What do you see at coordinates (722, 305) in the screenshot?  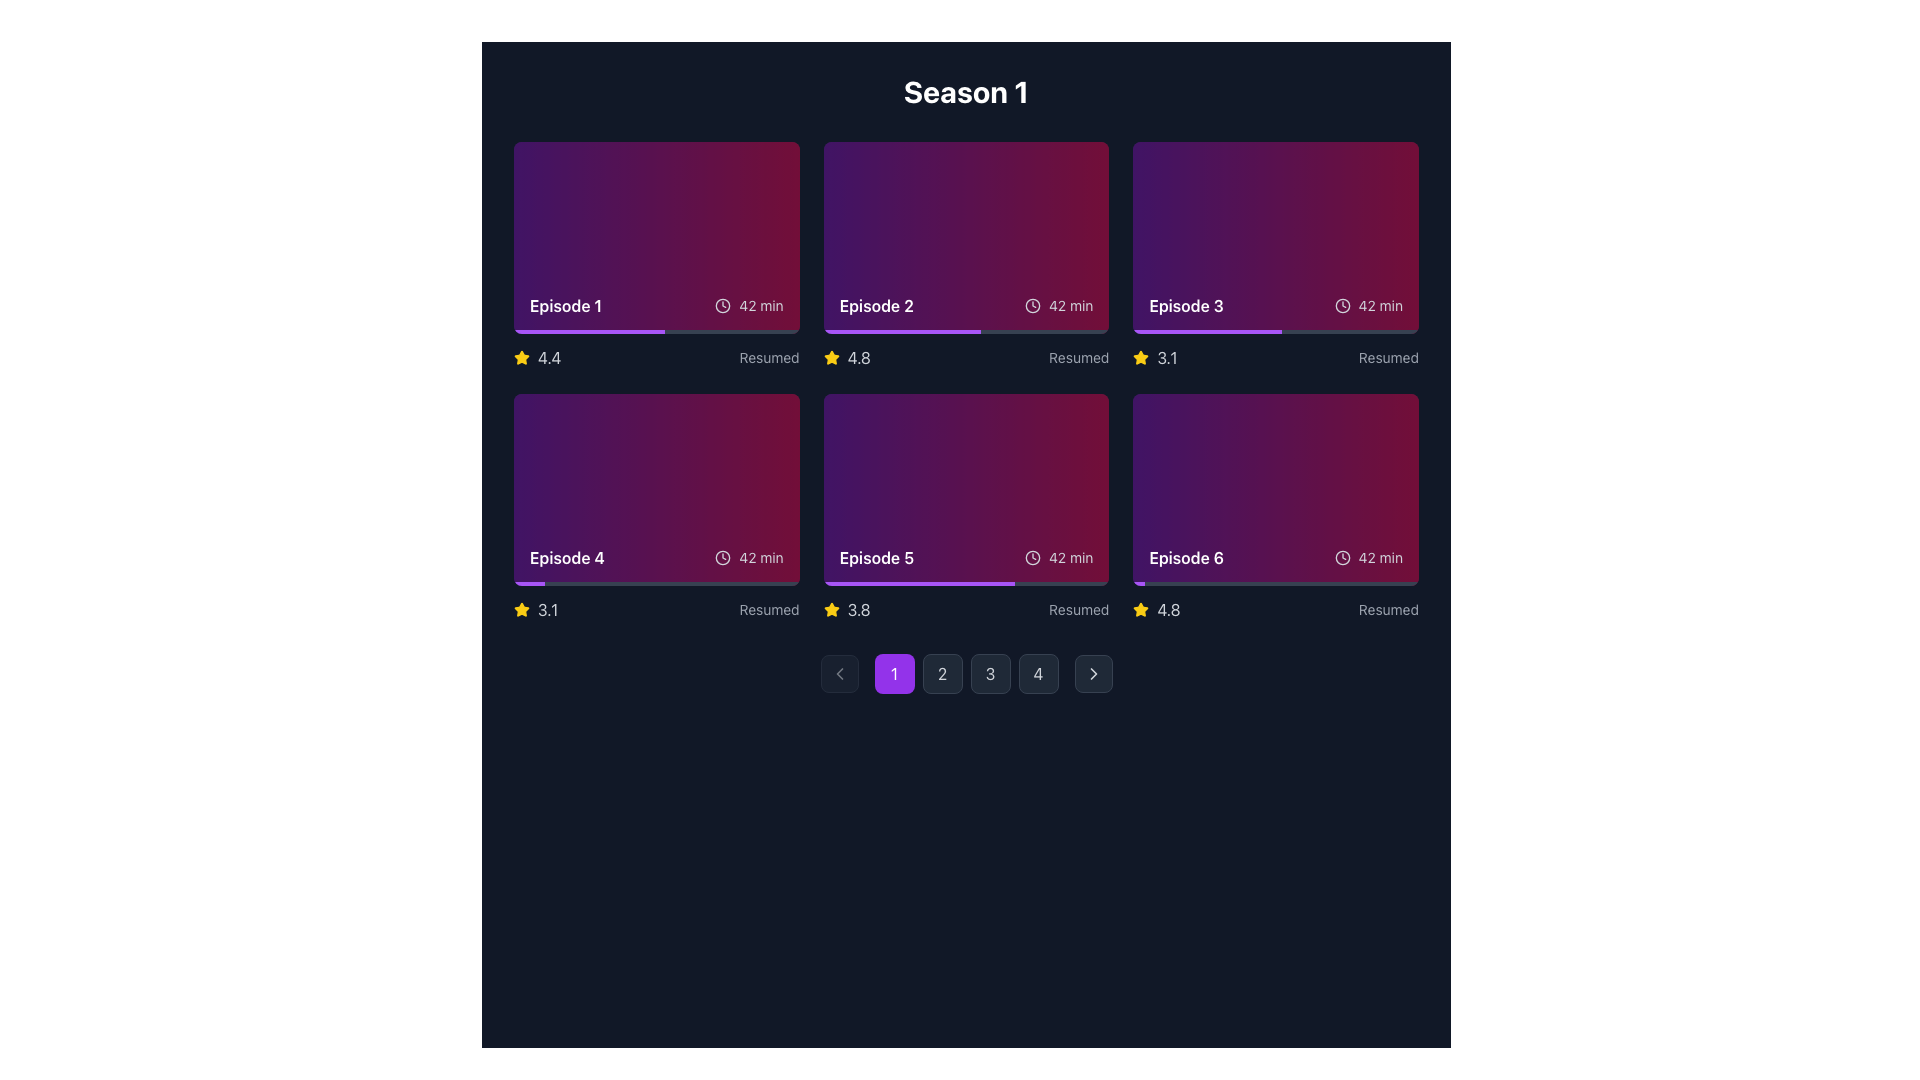 I see `the clock icon, which is a gray-toned circular clock face with hands, located next to the text '42 min' in the Episode 1 card` at bounding box center [722, 305].